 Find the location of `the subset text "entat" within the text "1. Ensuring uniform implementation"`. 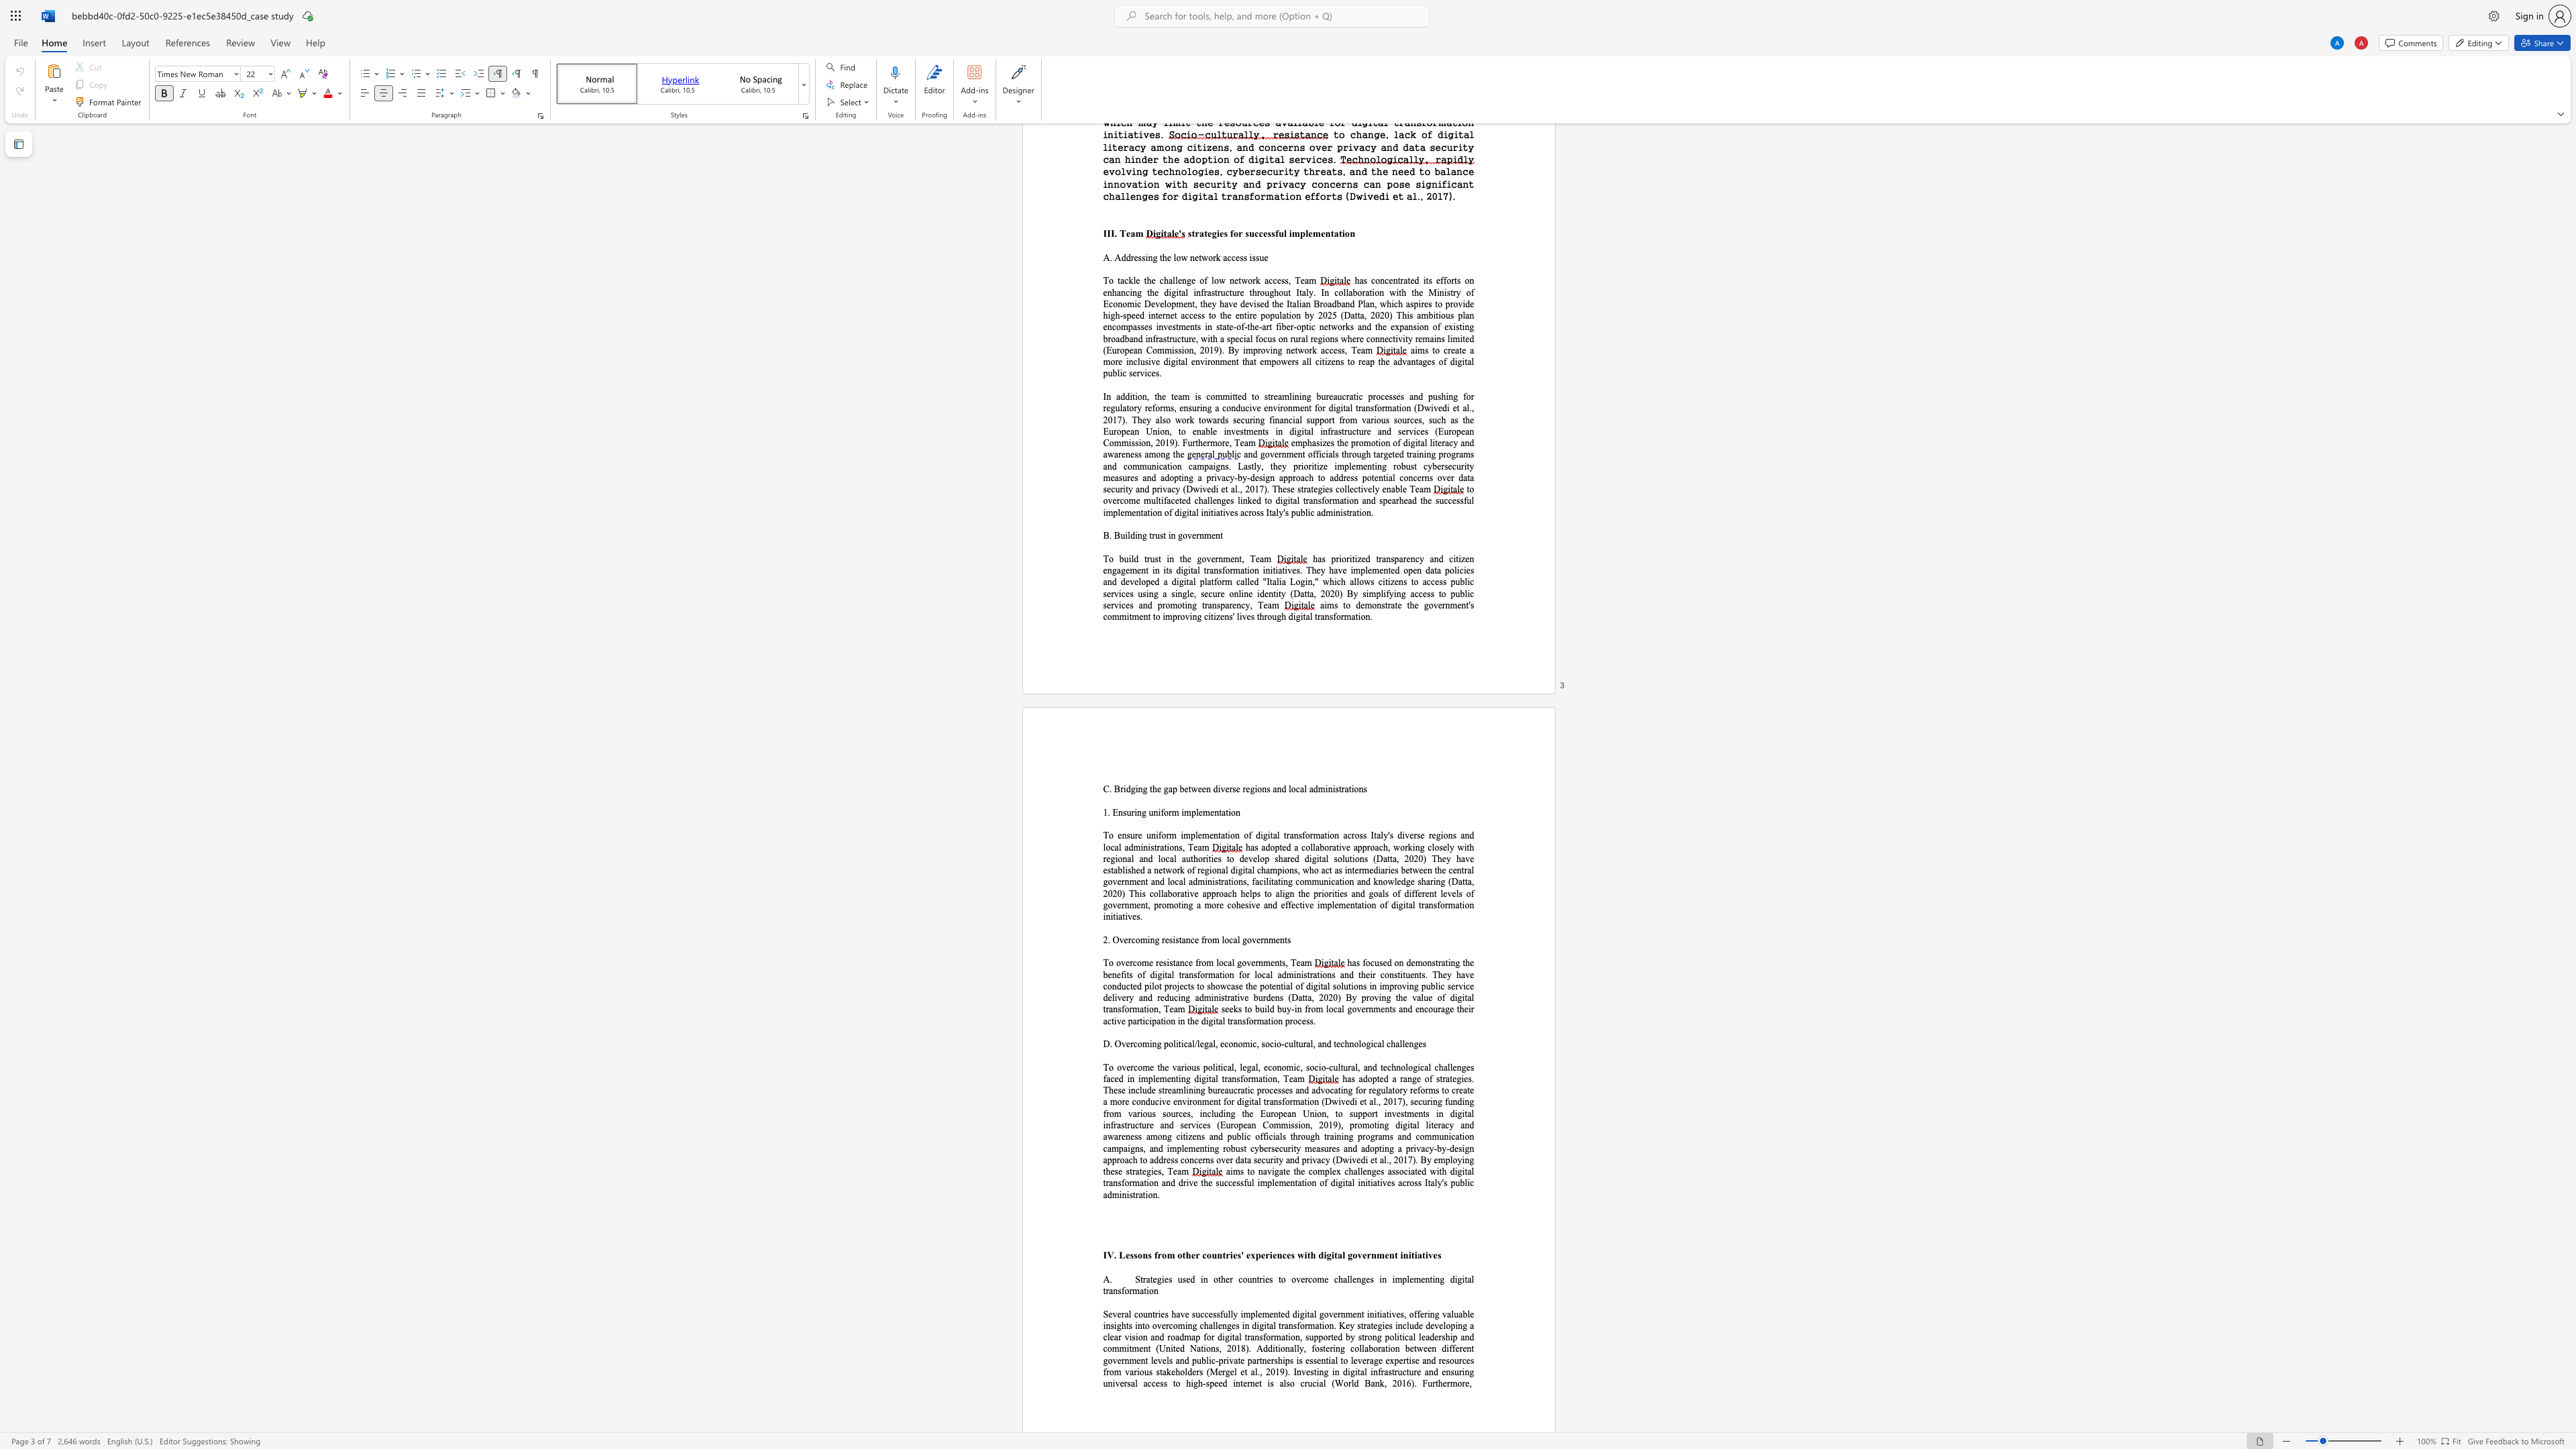

the subset text "entat" within the text "1. Ensuring uniform implementation" is located at coordinates (1210, 812).